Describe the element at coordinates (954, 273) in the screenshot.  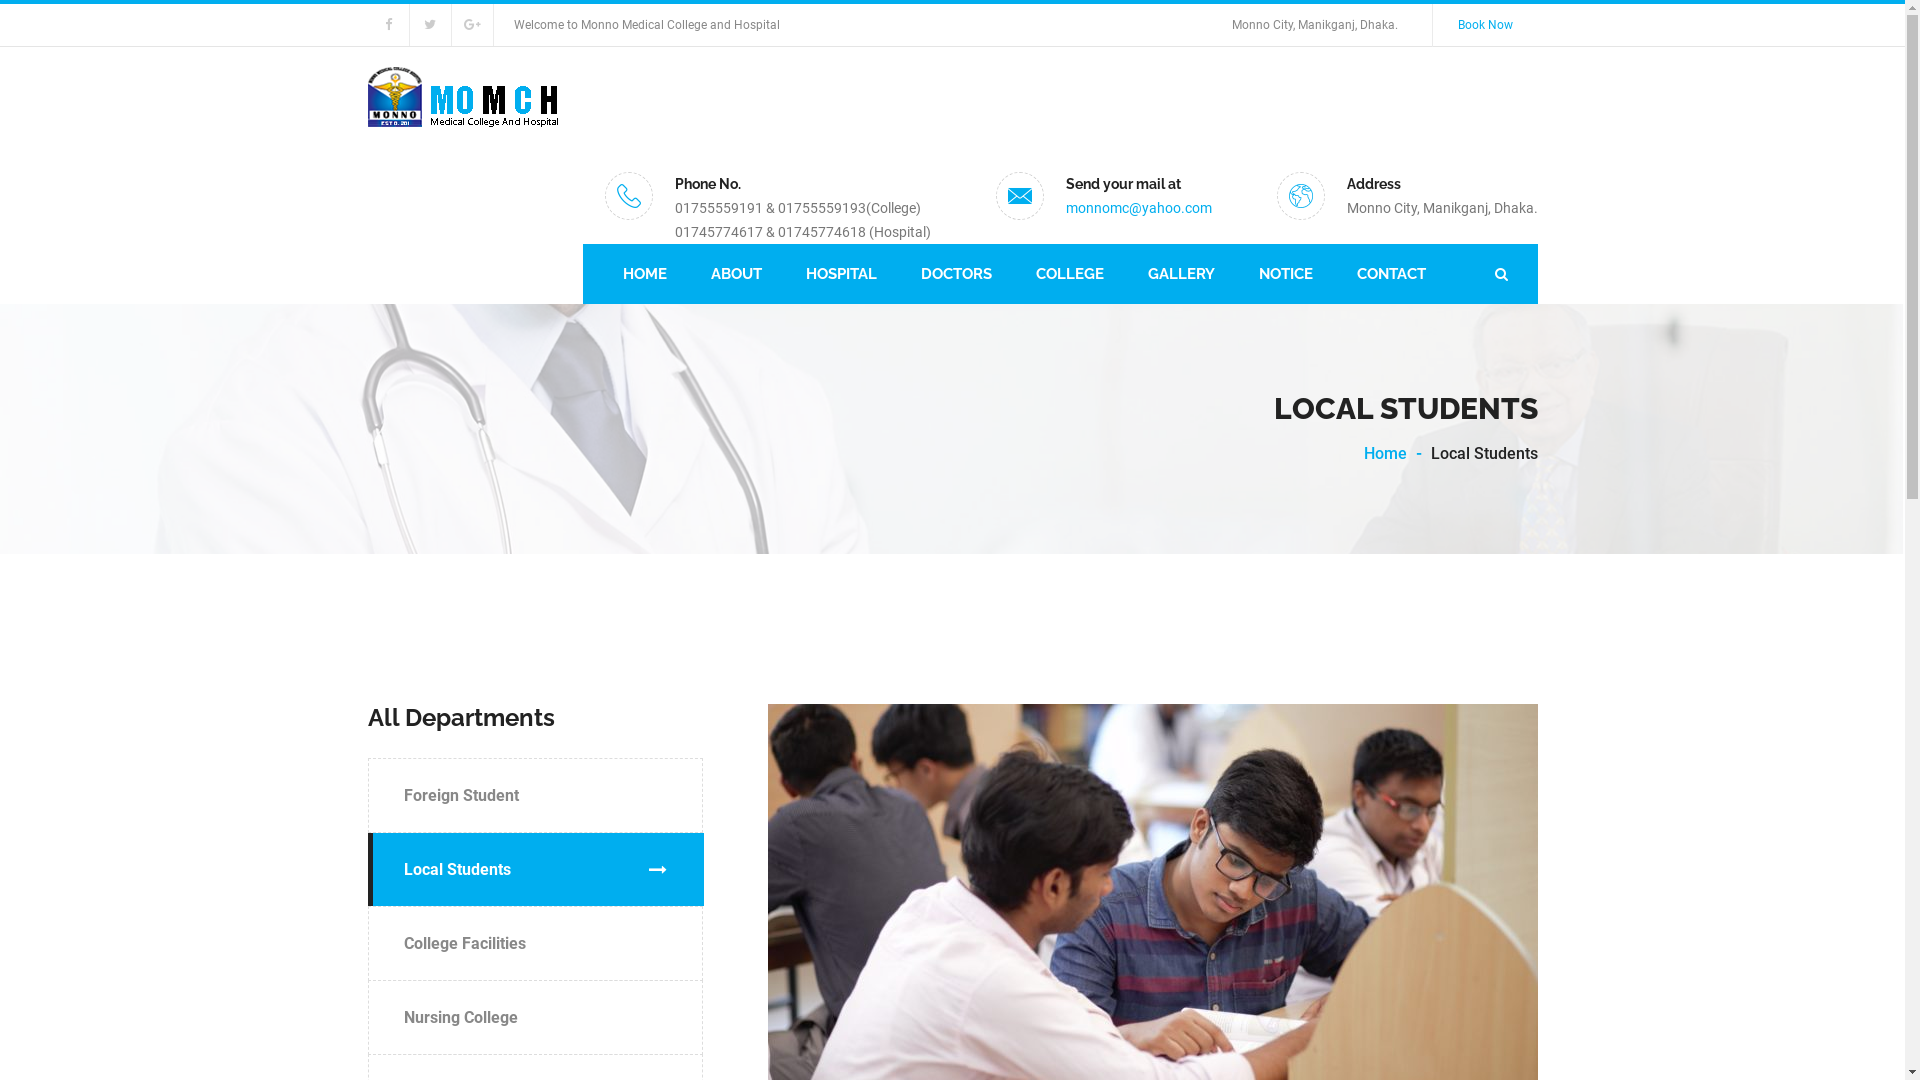
I see `'DOCTORS'` at that location.